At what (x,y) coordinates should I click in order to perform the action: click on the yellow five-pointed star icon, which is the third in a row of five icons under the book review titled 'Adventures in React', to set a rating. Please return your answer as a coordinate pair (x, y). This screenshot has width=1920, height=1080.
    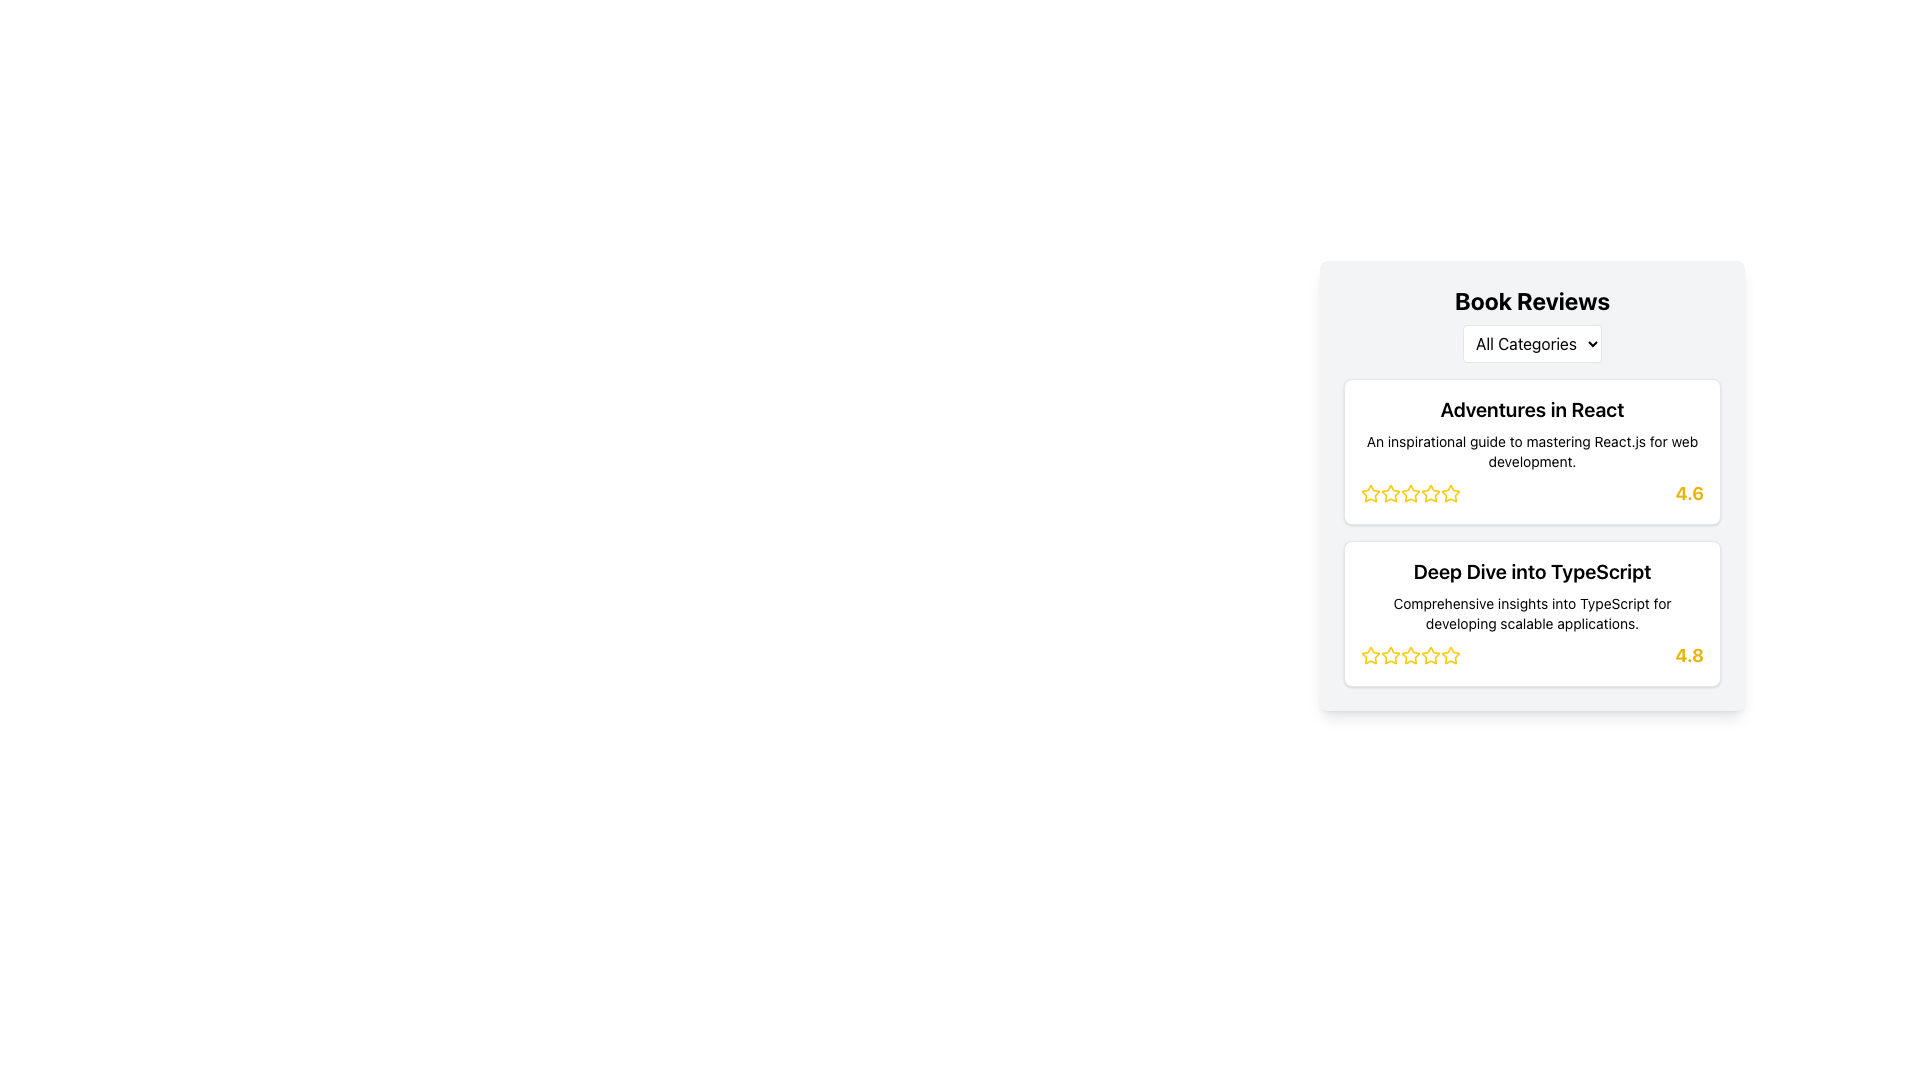
    Looking at the image, I should click on (1429, 493).